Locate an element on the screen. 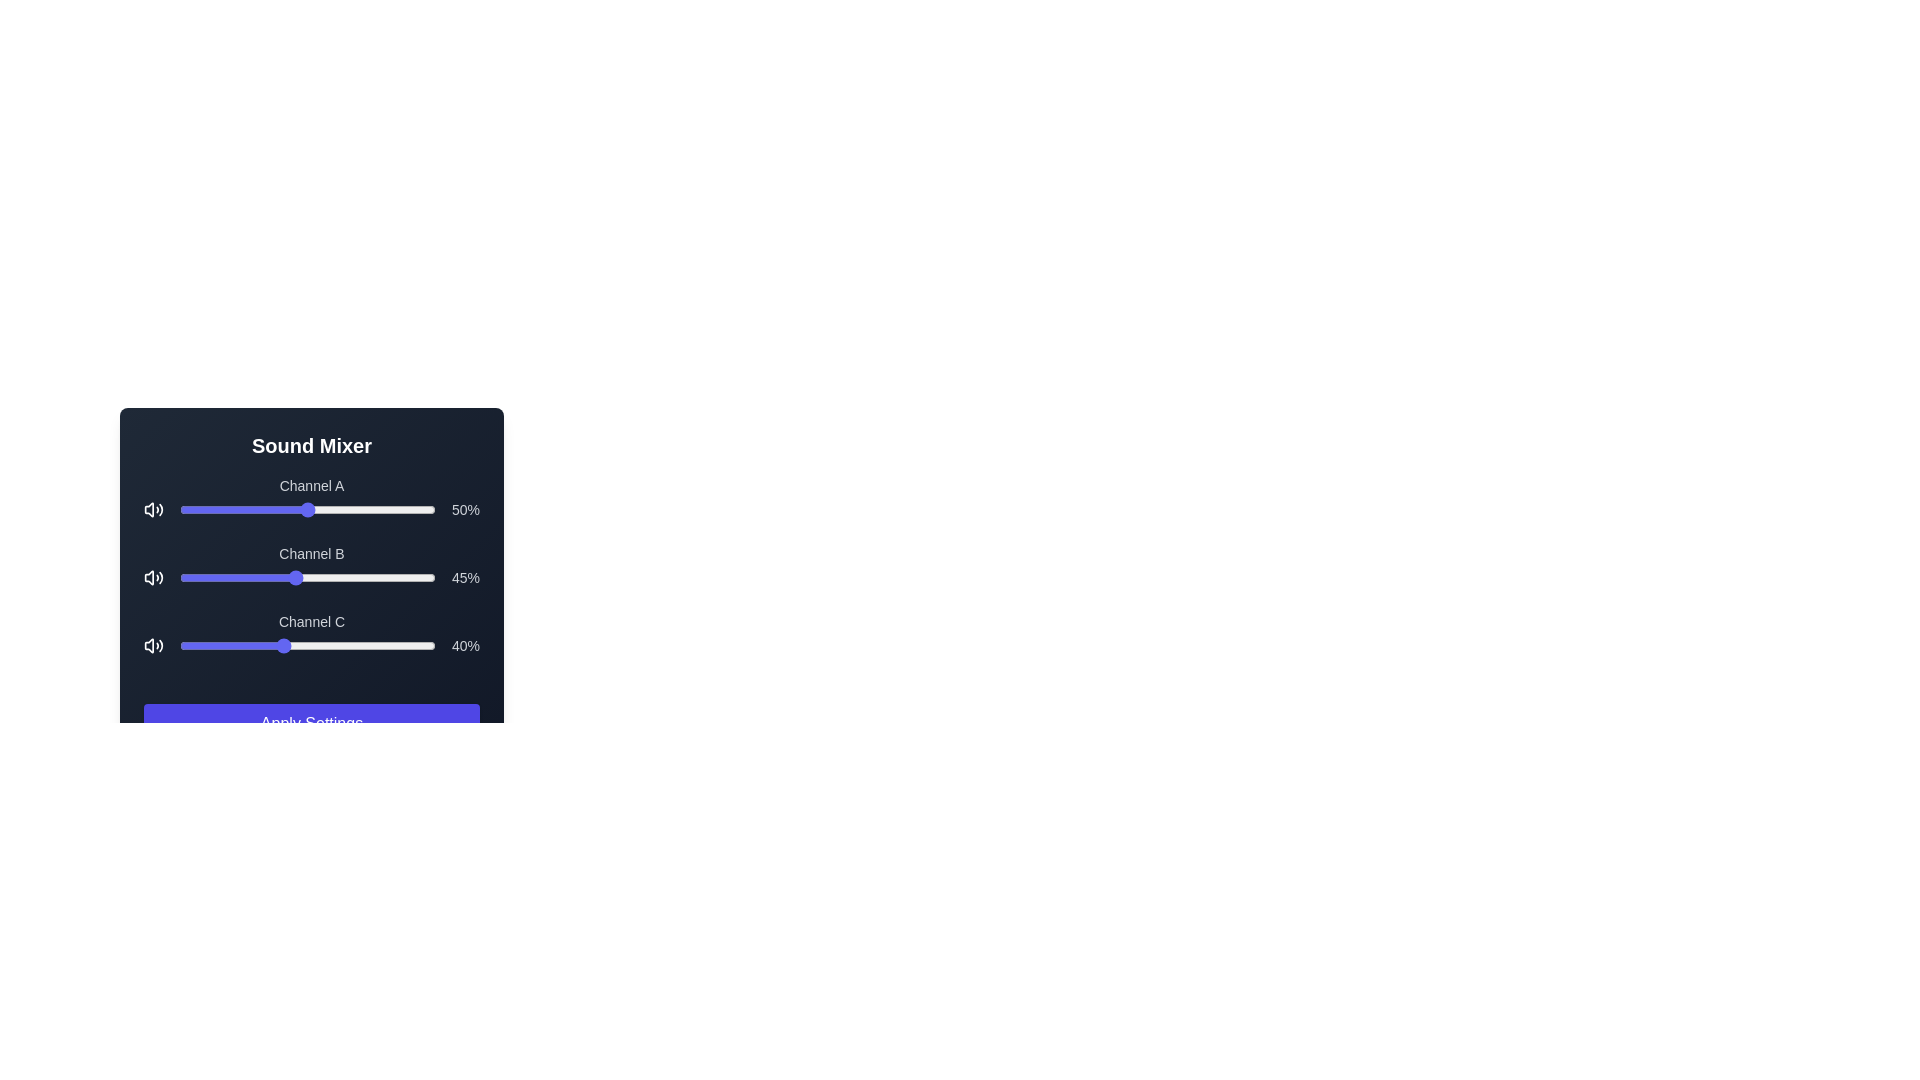 The width and height of the screenshot is (1920, 1080). the text label displaying '40%' in the 'Channel C' section of the sound mixer interface, which is styled with a small font size and gray color, positioned to the right of a horizontal slider is located at coordinates (464, 645).